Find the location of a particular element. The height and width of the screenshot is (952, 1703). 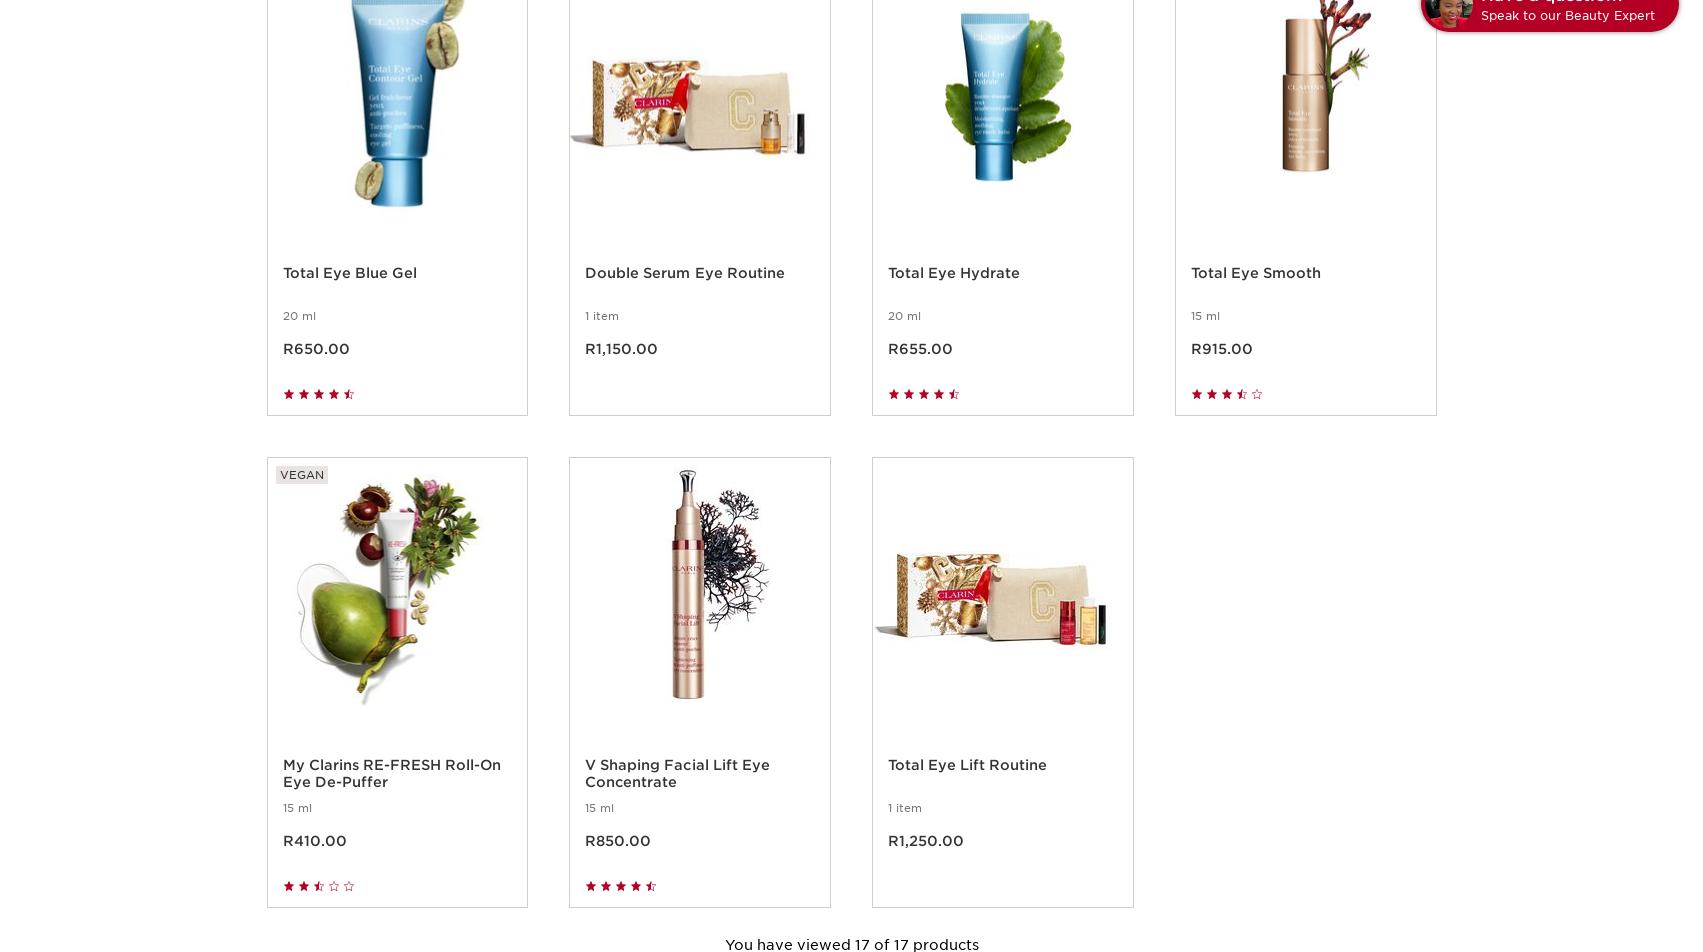

'Total Eye Blue Gel' is located at coordinates (348, 295).